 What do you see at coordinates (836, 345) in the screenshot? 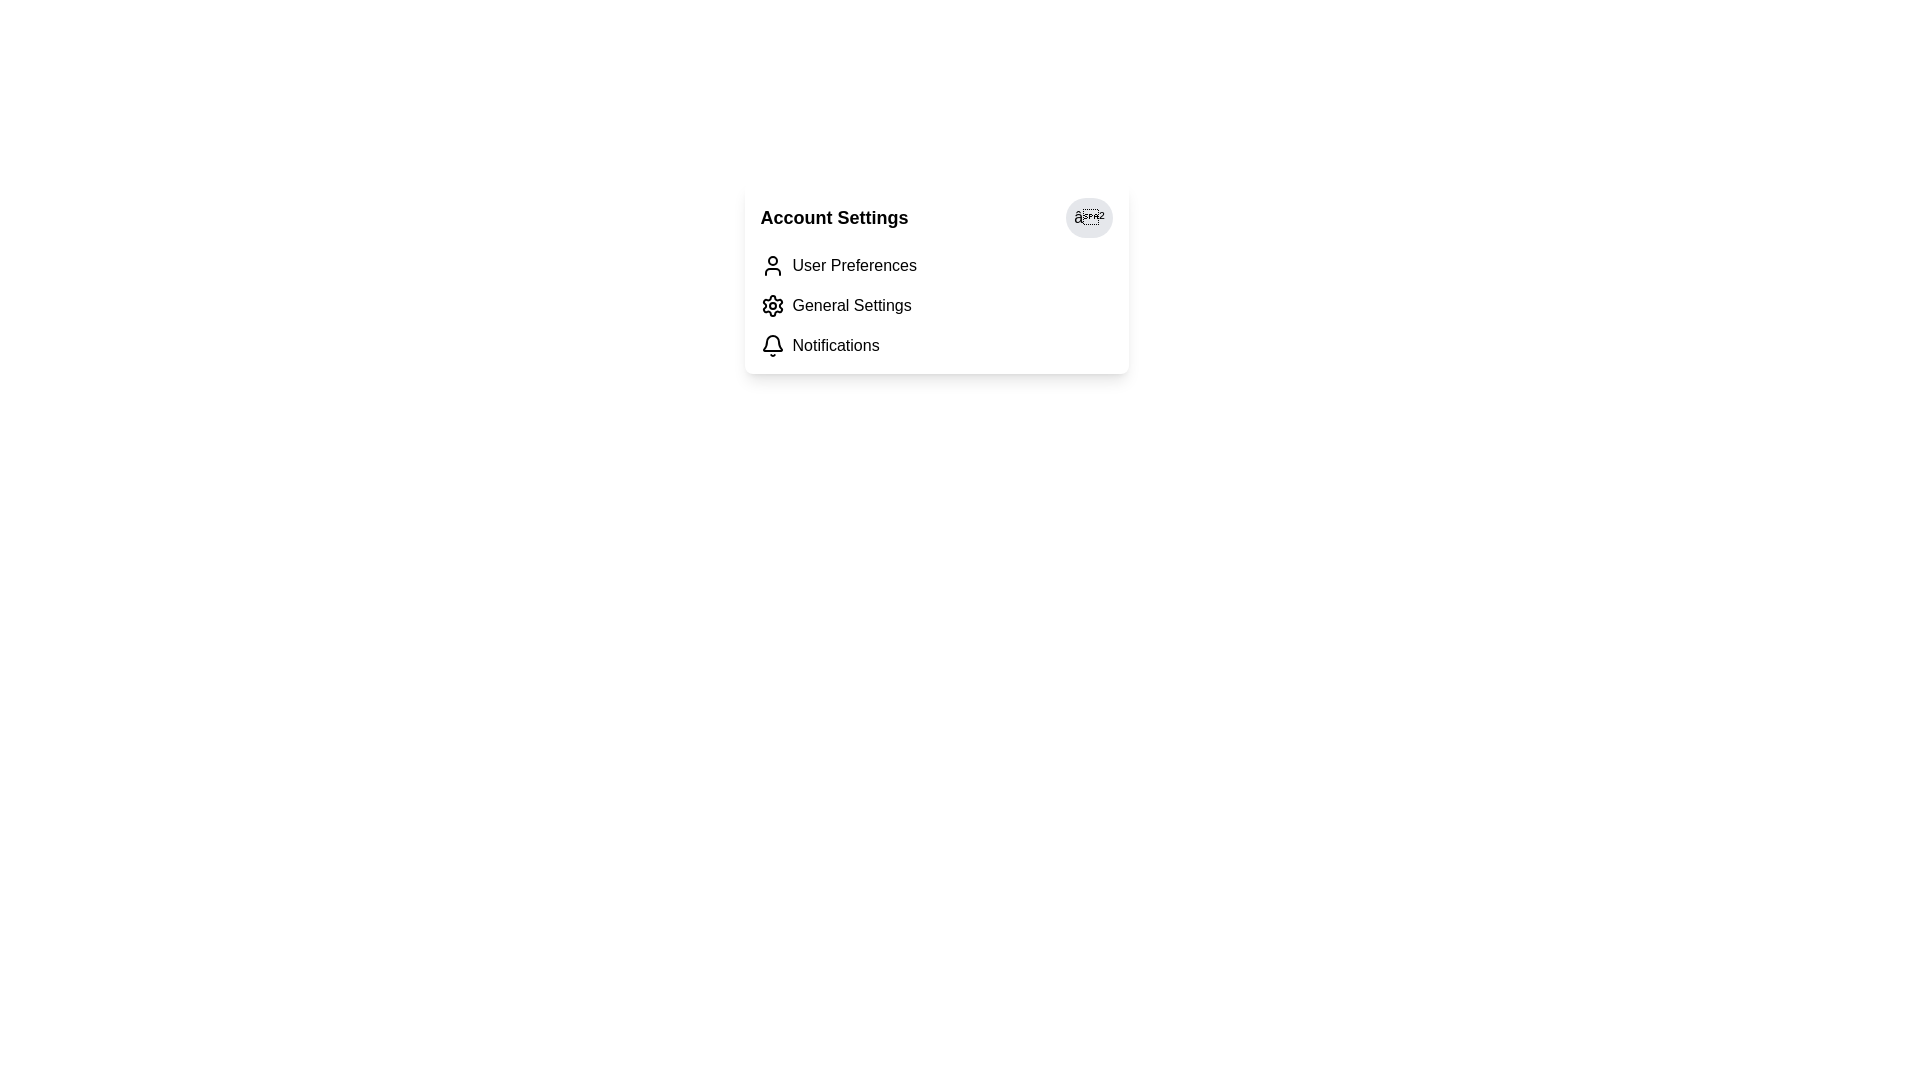
I see `the 'Notifications' text label in the Account Settings panel` at bounding box center [836, 345].